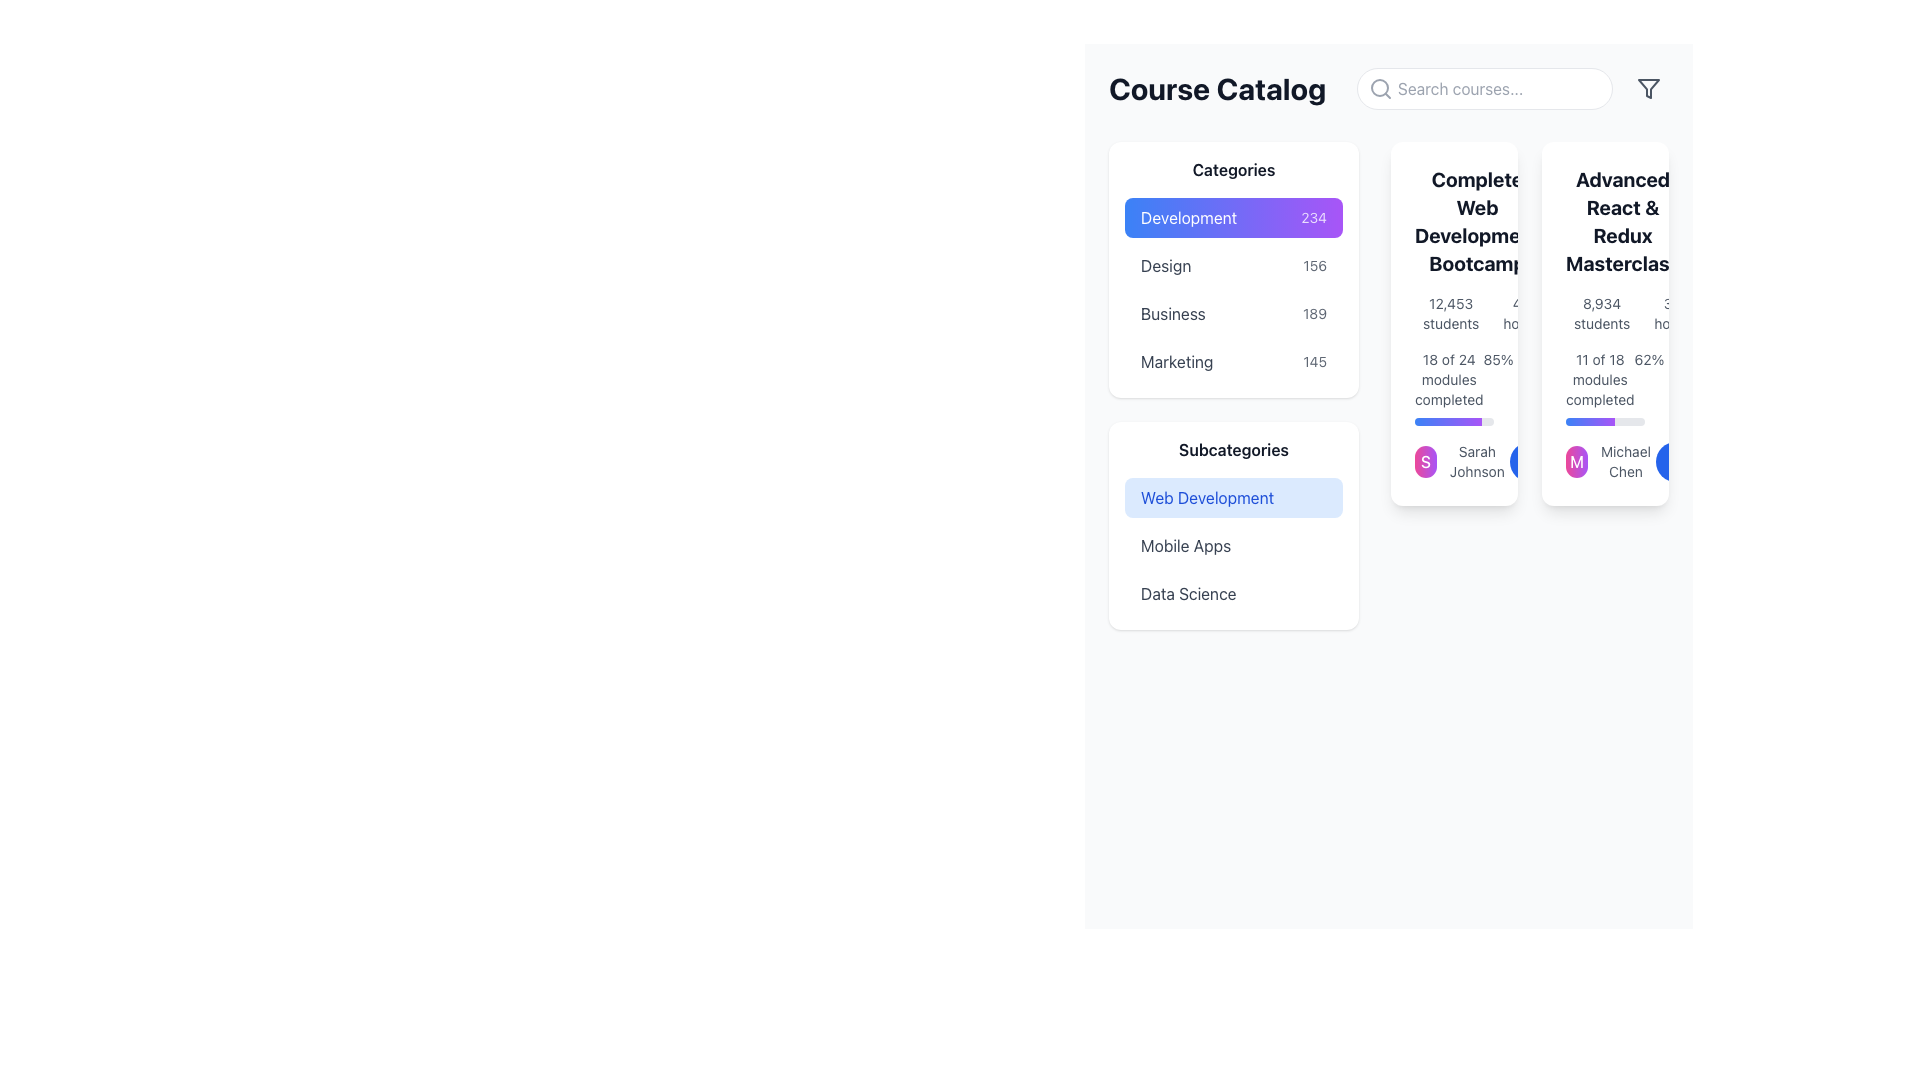 The image size is (1920, 1080). Describe the element at coordinates (1649, 87) in the screenshot. I see `the filtering button located at the top-right corner of the interface, beside the search bar` at that location.